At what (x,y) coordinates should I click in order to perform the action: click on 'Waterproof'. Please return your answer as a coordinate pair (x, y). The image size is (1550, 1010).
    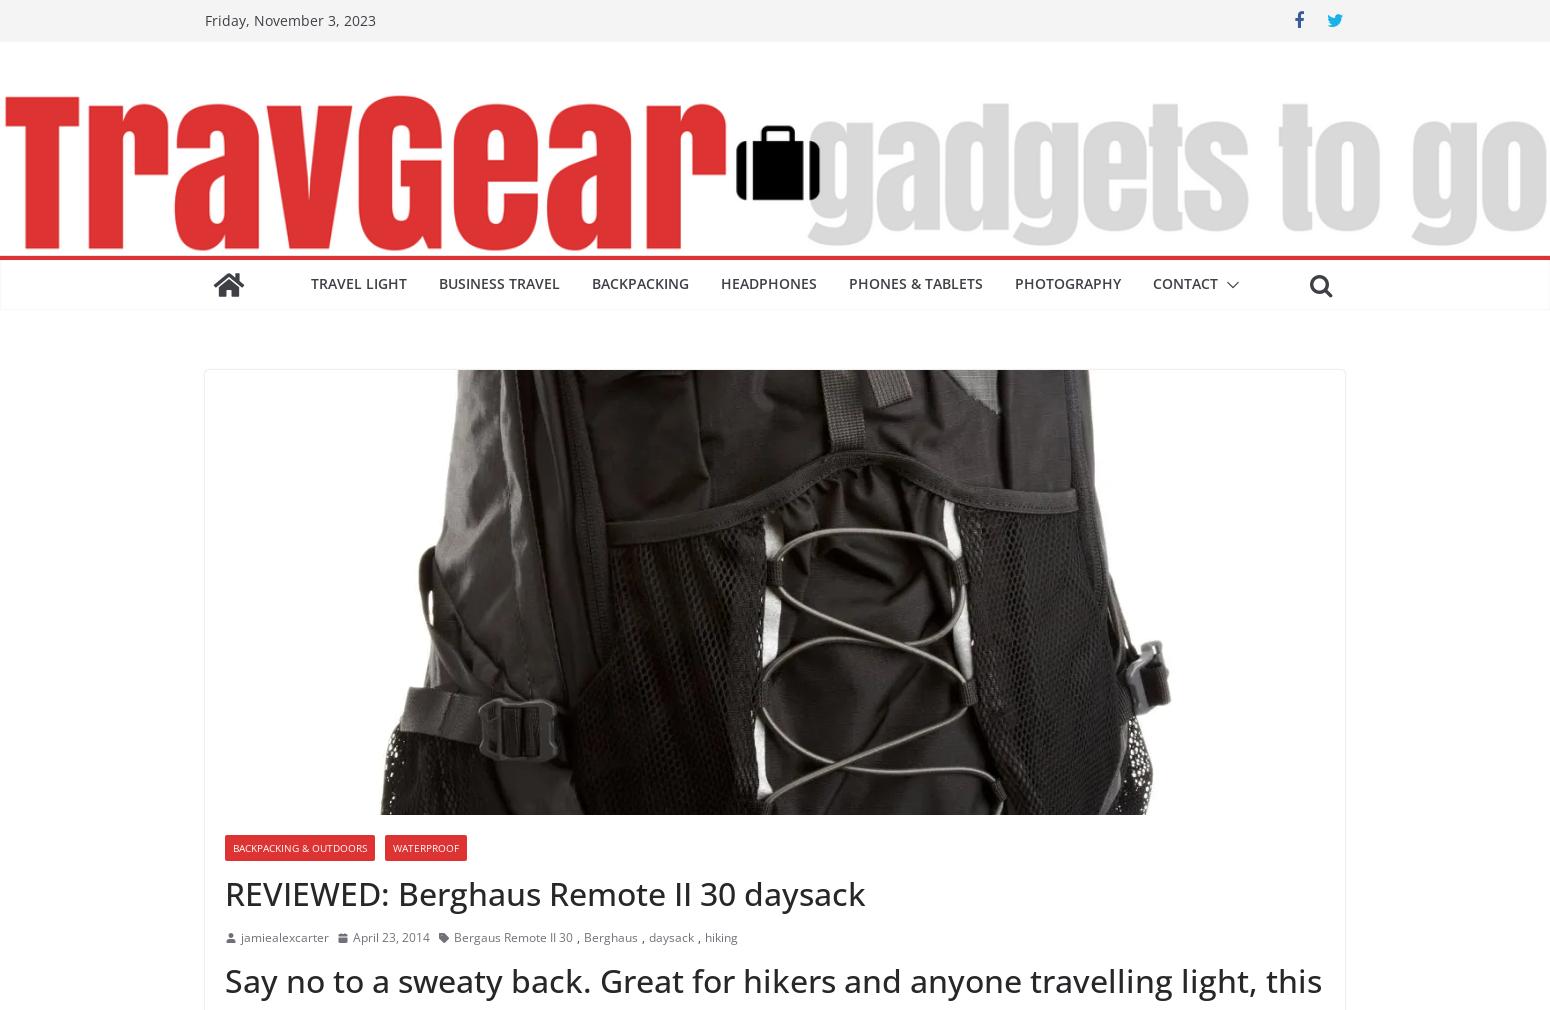
    Looking at the image, I should click on (425, 847).